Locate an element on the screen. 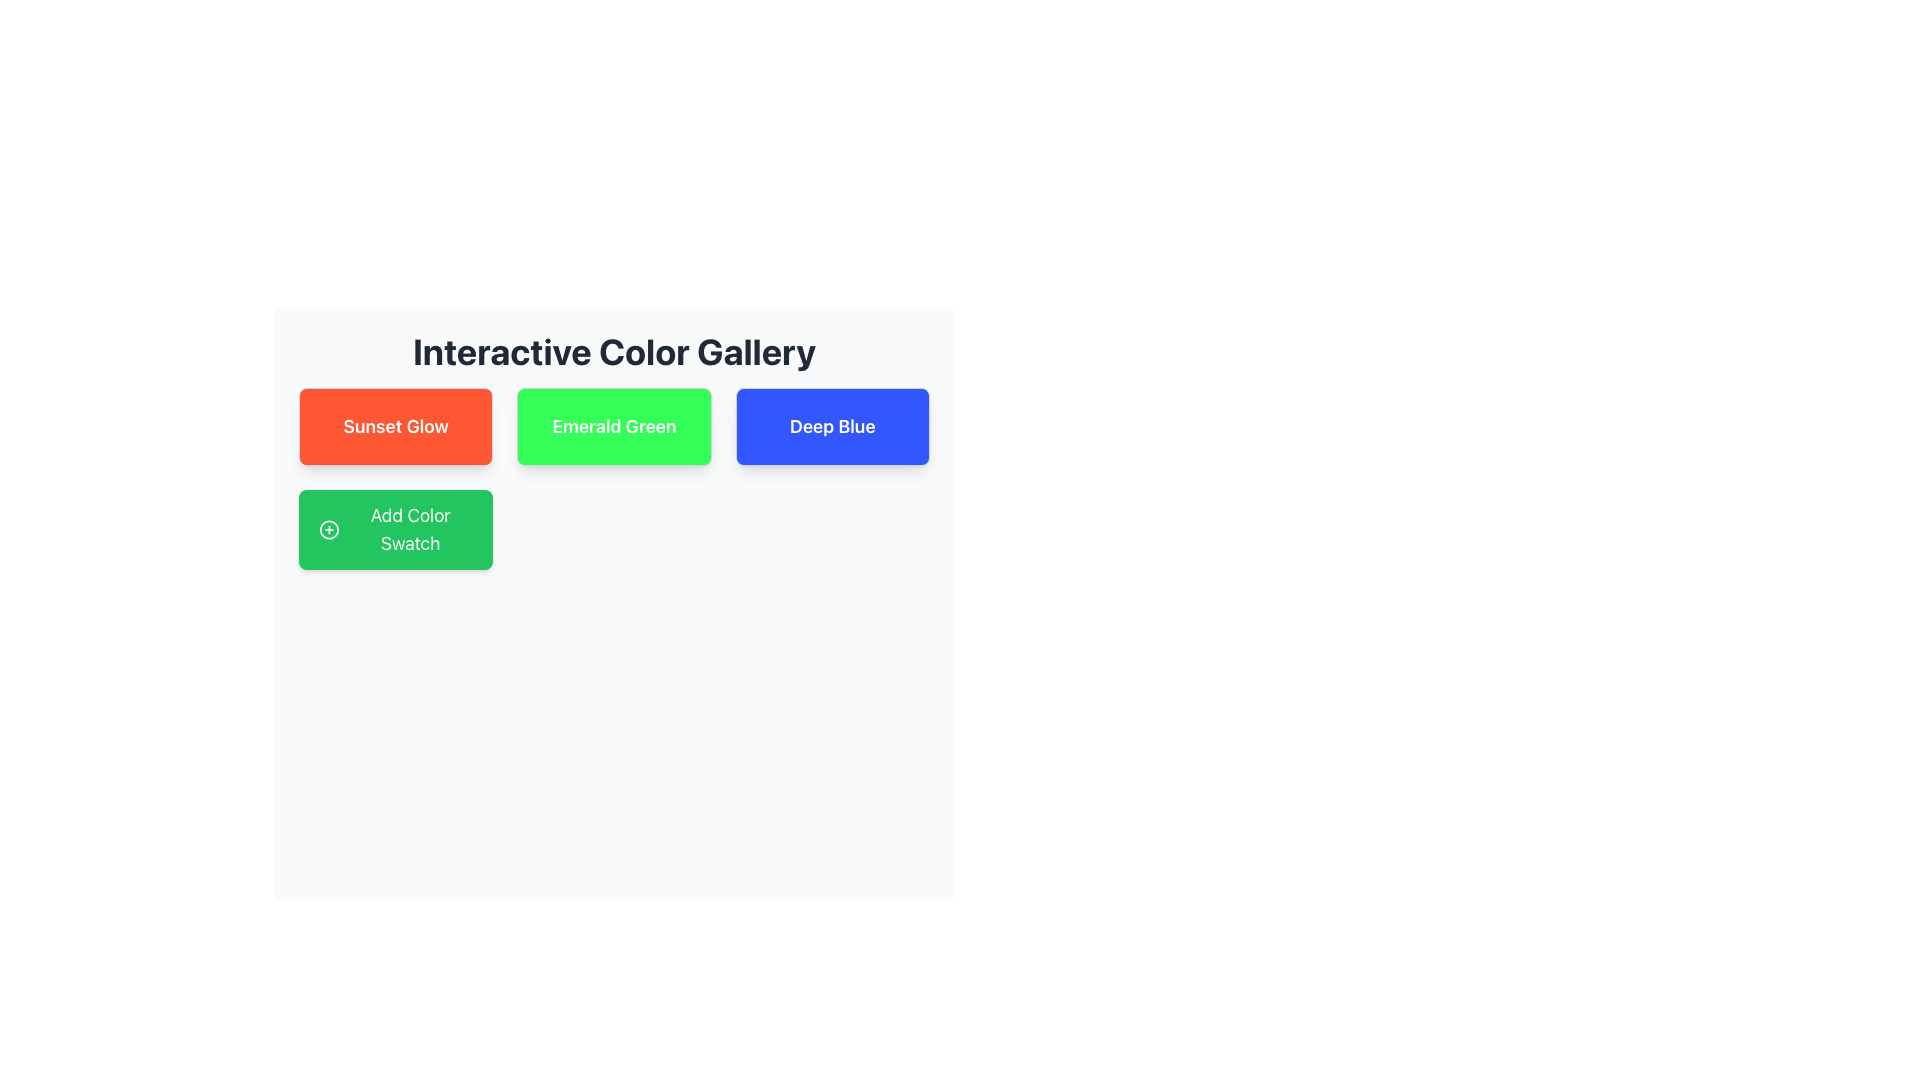 The width and height of the screenshot is (1920, 1080). the green rectangular button labeled 'Add Color Swatch' located beneath the 'Sunset Glow' swatch to observe any hover state changes is located at coordinates (396, 528).